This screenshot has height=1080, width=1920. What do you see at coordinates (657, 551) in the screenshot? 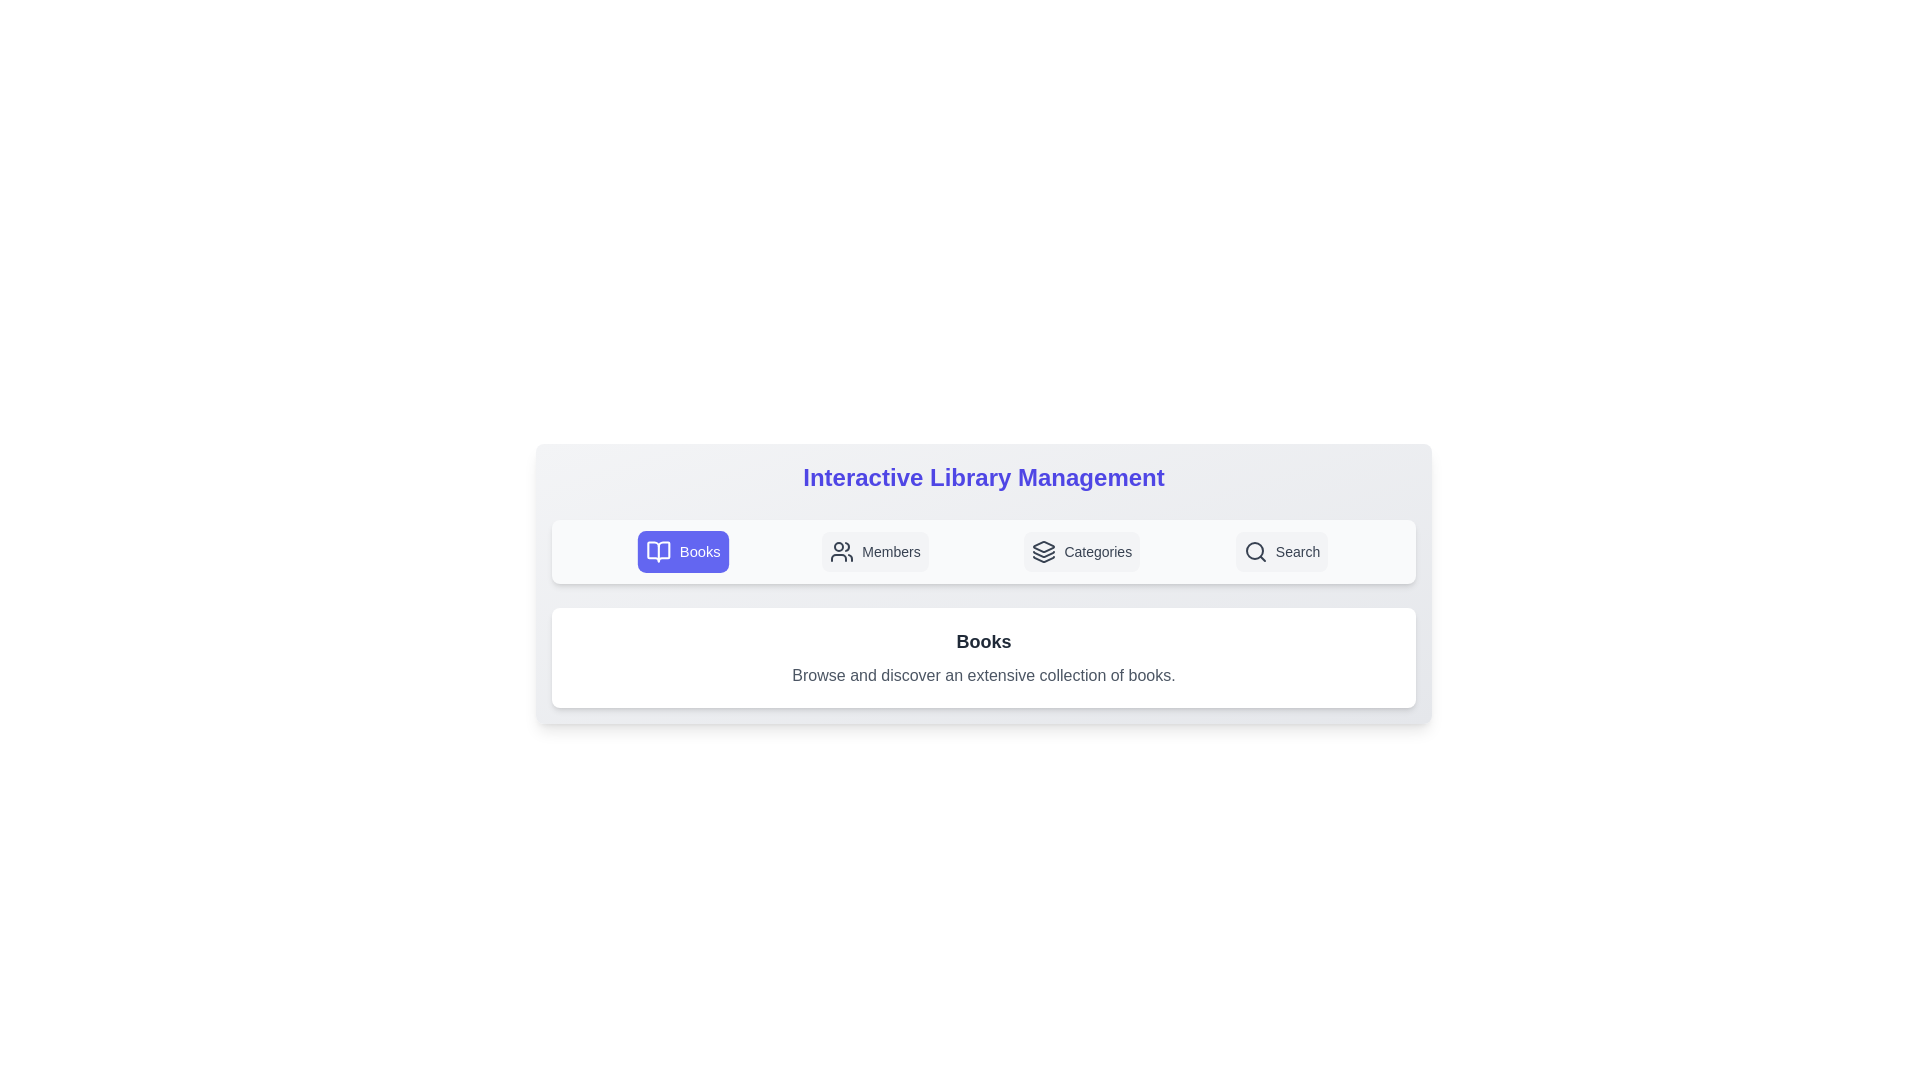
I see `the book icon located to the left of the 'Books' label` at bounding box center [657, 551].